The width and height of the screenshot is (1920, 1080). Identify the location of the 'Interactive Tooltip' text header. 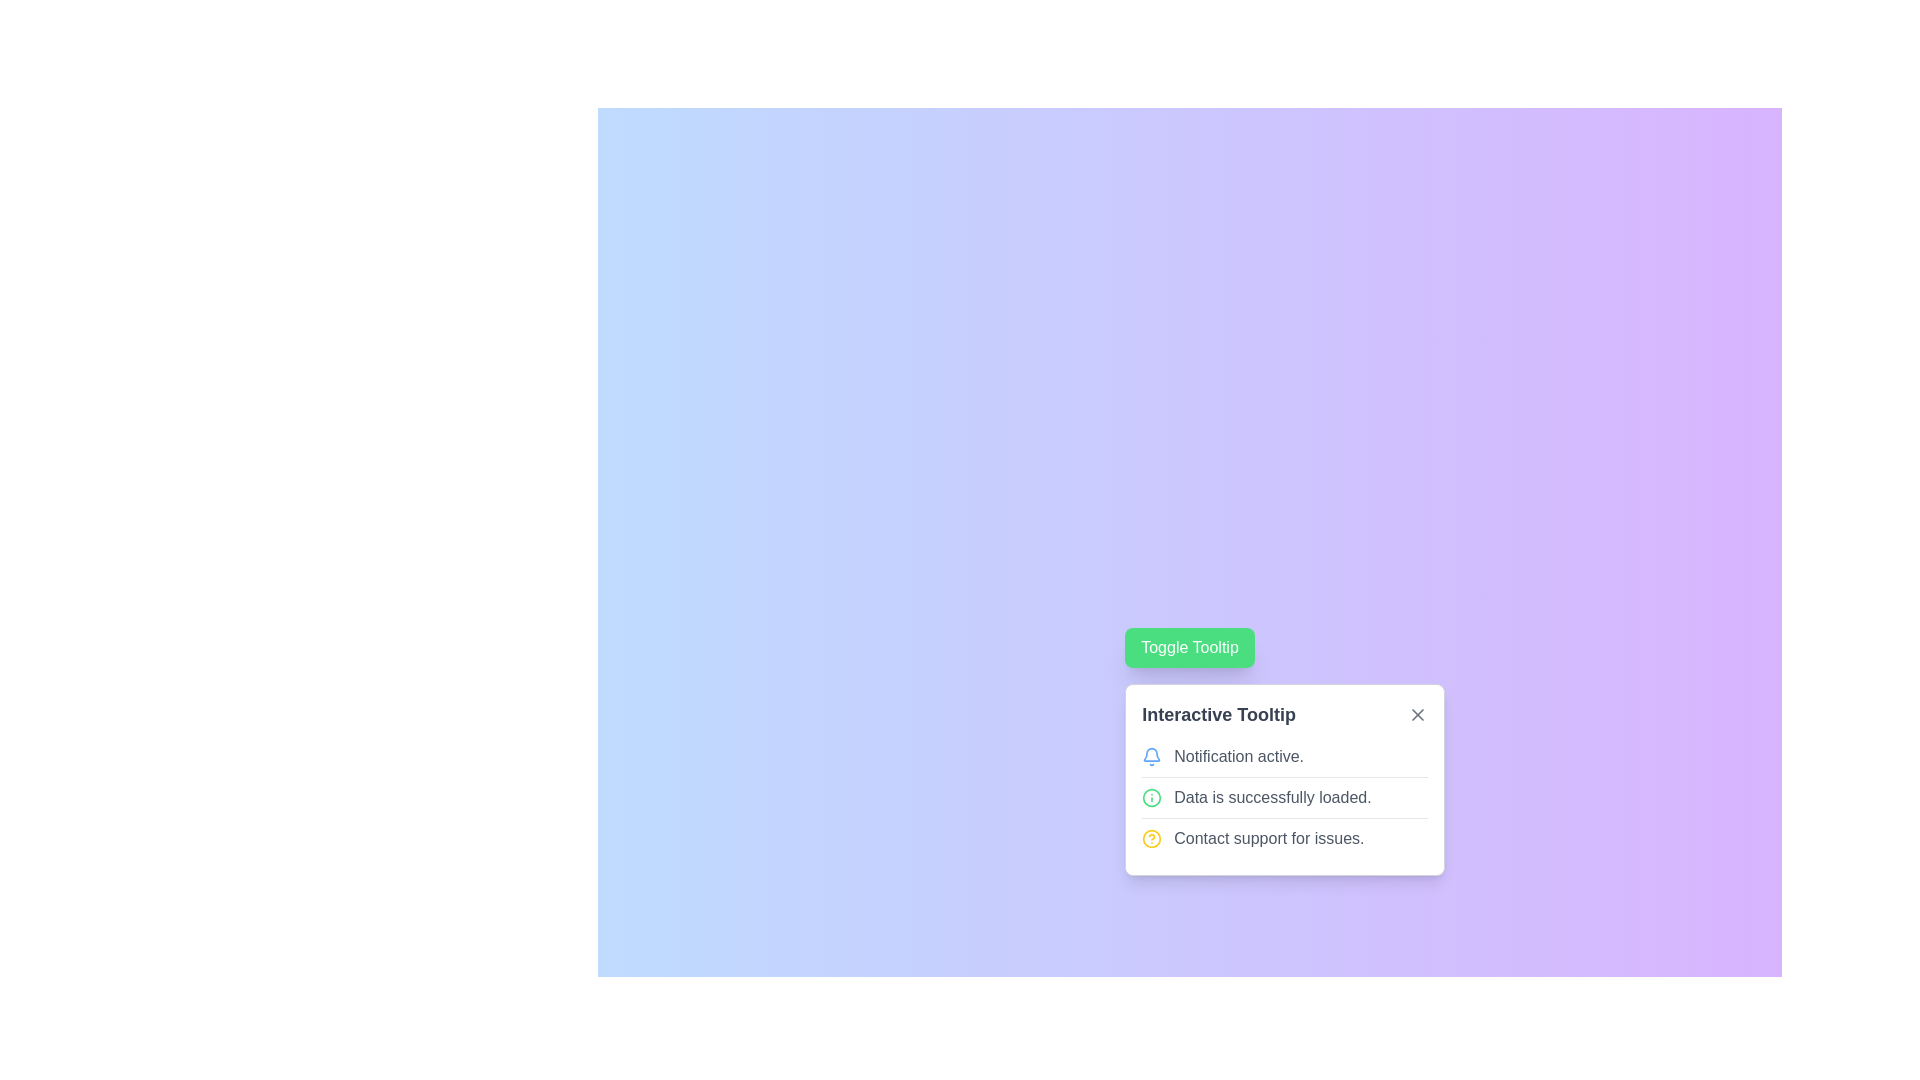
(1285, 713).